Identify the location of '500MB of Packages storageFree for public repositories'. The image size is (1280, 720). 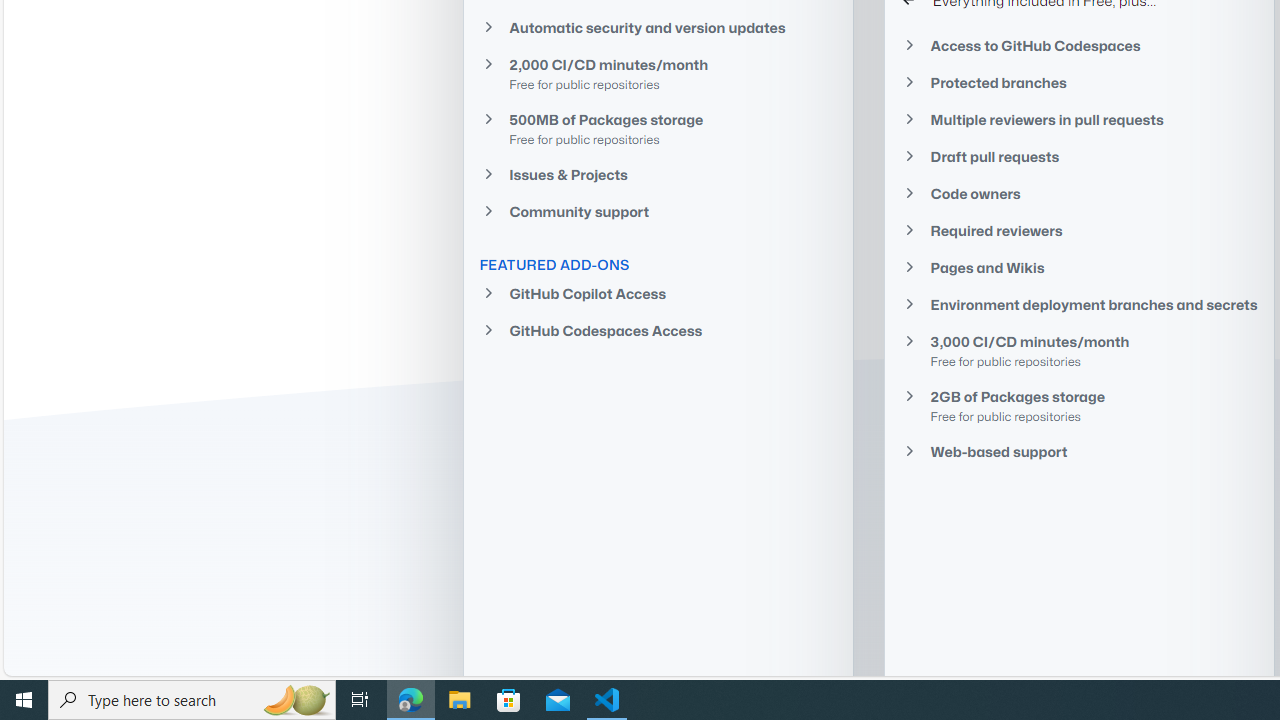
(657, 128).